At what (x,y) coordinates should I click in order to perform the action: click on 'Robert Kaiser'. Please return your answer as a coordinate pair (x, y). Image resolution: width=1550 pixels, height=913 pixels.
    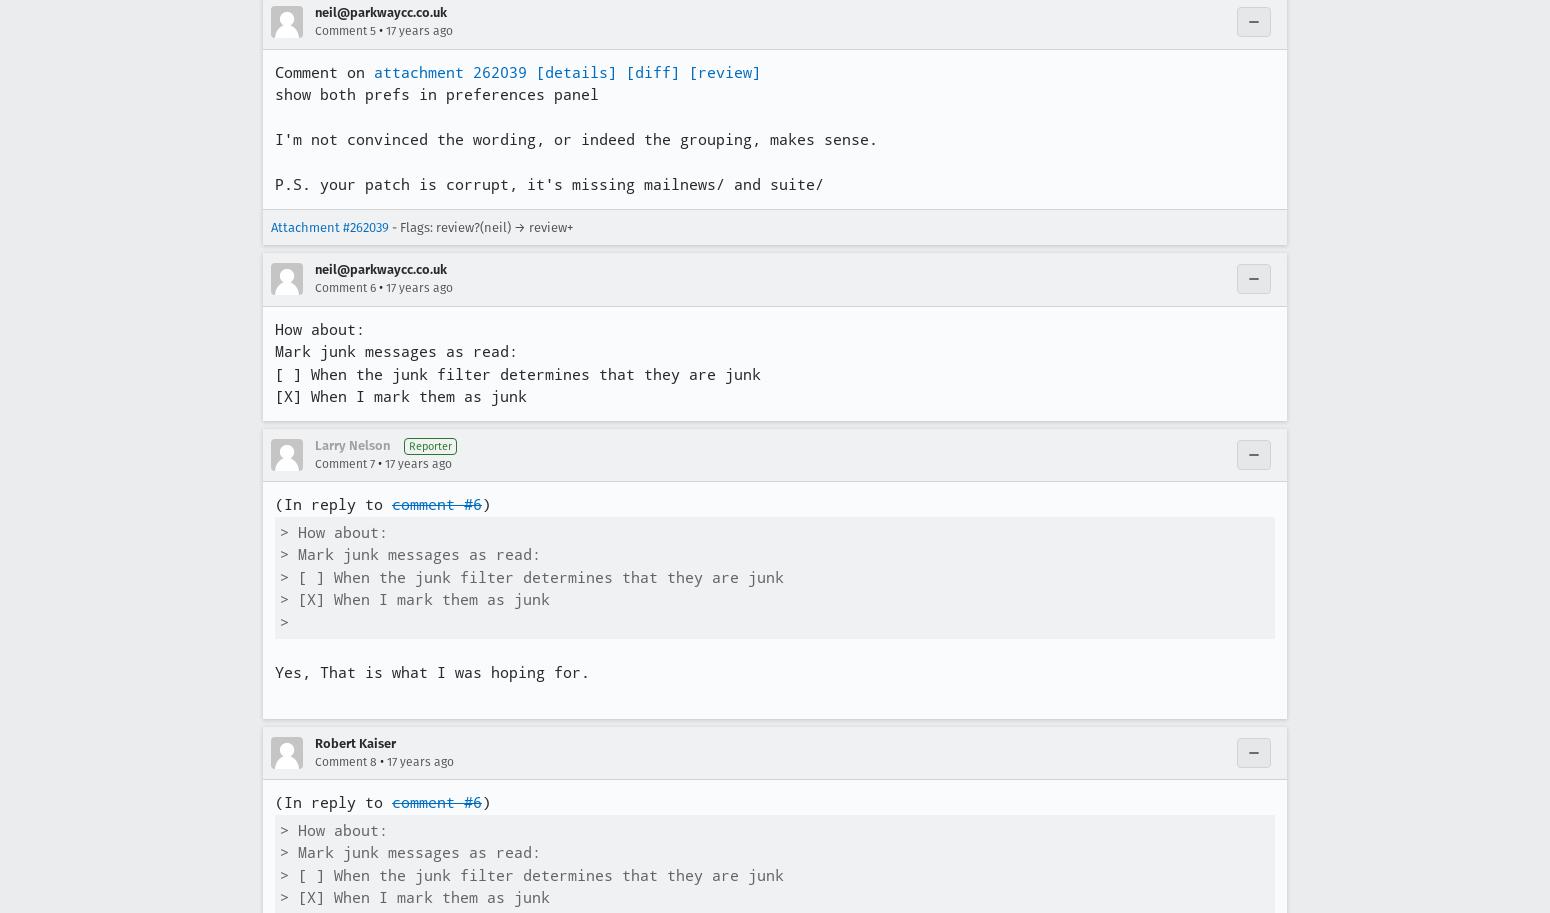
    Looking at the image, I should click on (354, 741).